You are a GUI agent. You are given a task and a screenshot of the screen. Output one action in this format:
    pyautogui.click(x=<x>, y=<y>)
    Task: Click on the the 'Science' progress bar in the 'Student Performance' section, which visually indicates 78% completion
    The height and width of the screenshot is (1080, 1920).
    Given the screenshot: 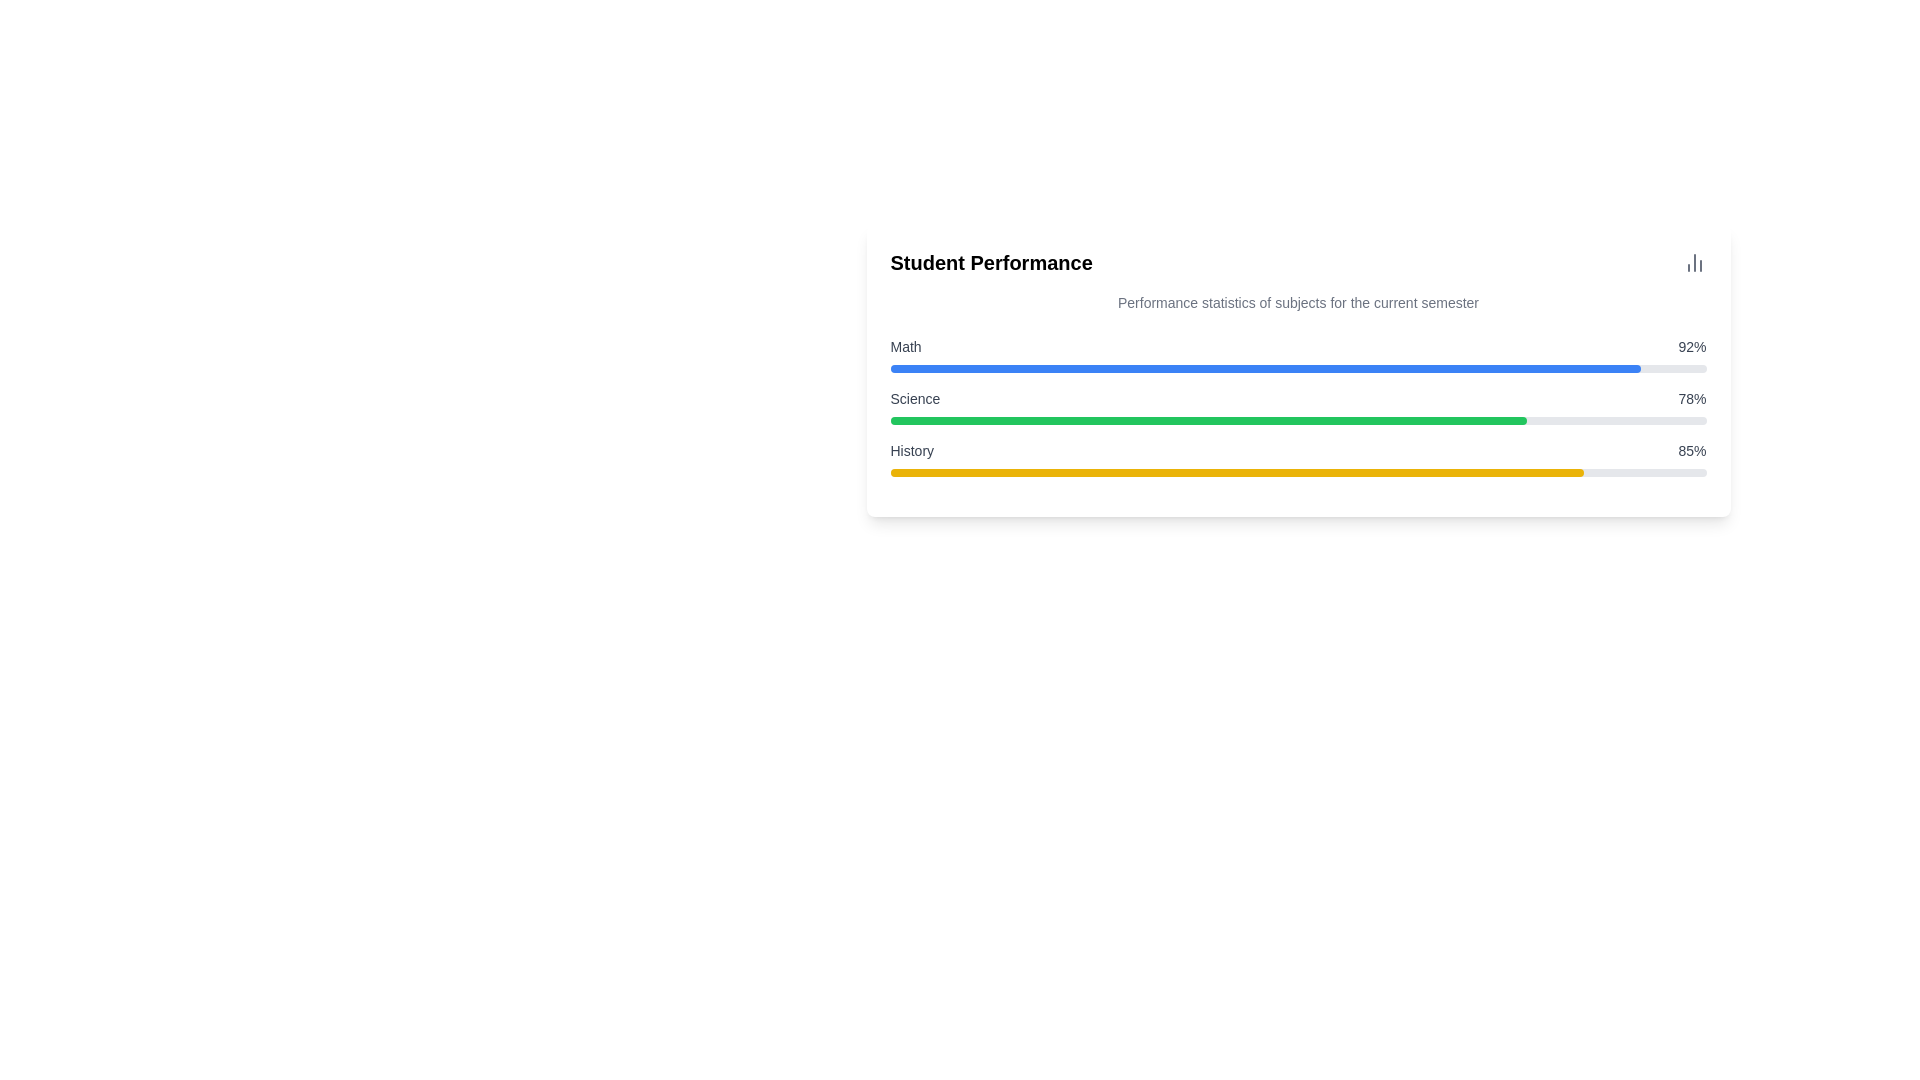 What is the action you would take?
    pyautogui.click(x=1298, y=419)
    